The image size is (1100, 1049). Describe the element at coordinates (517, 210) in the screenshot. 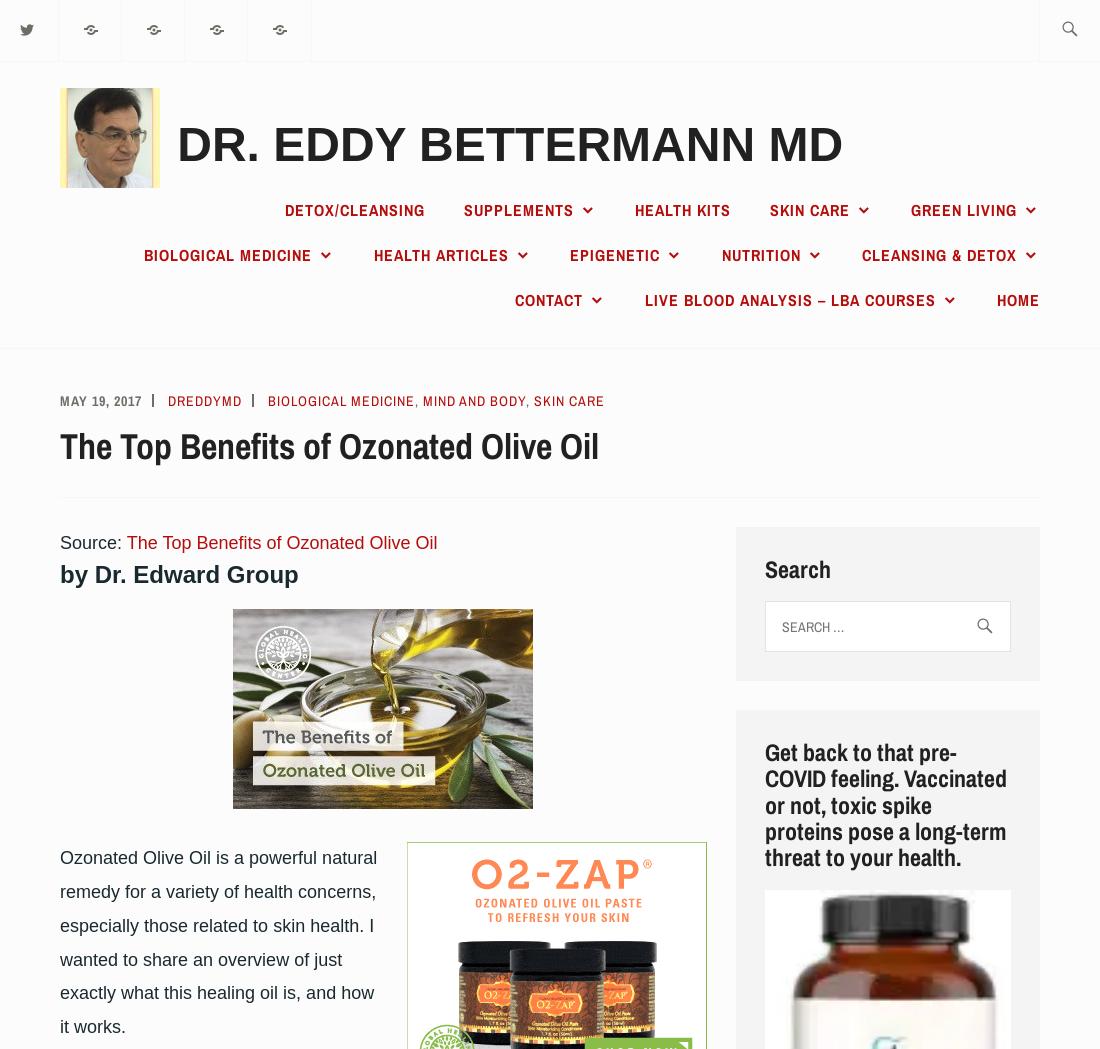

I see `'Supplements'` at that location.